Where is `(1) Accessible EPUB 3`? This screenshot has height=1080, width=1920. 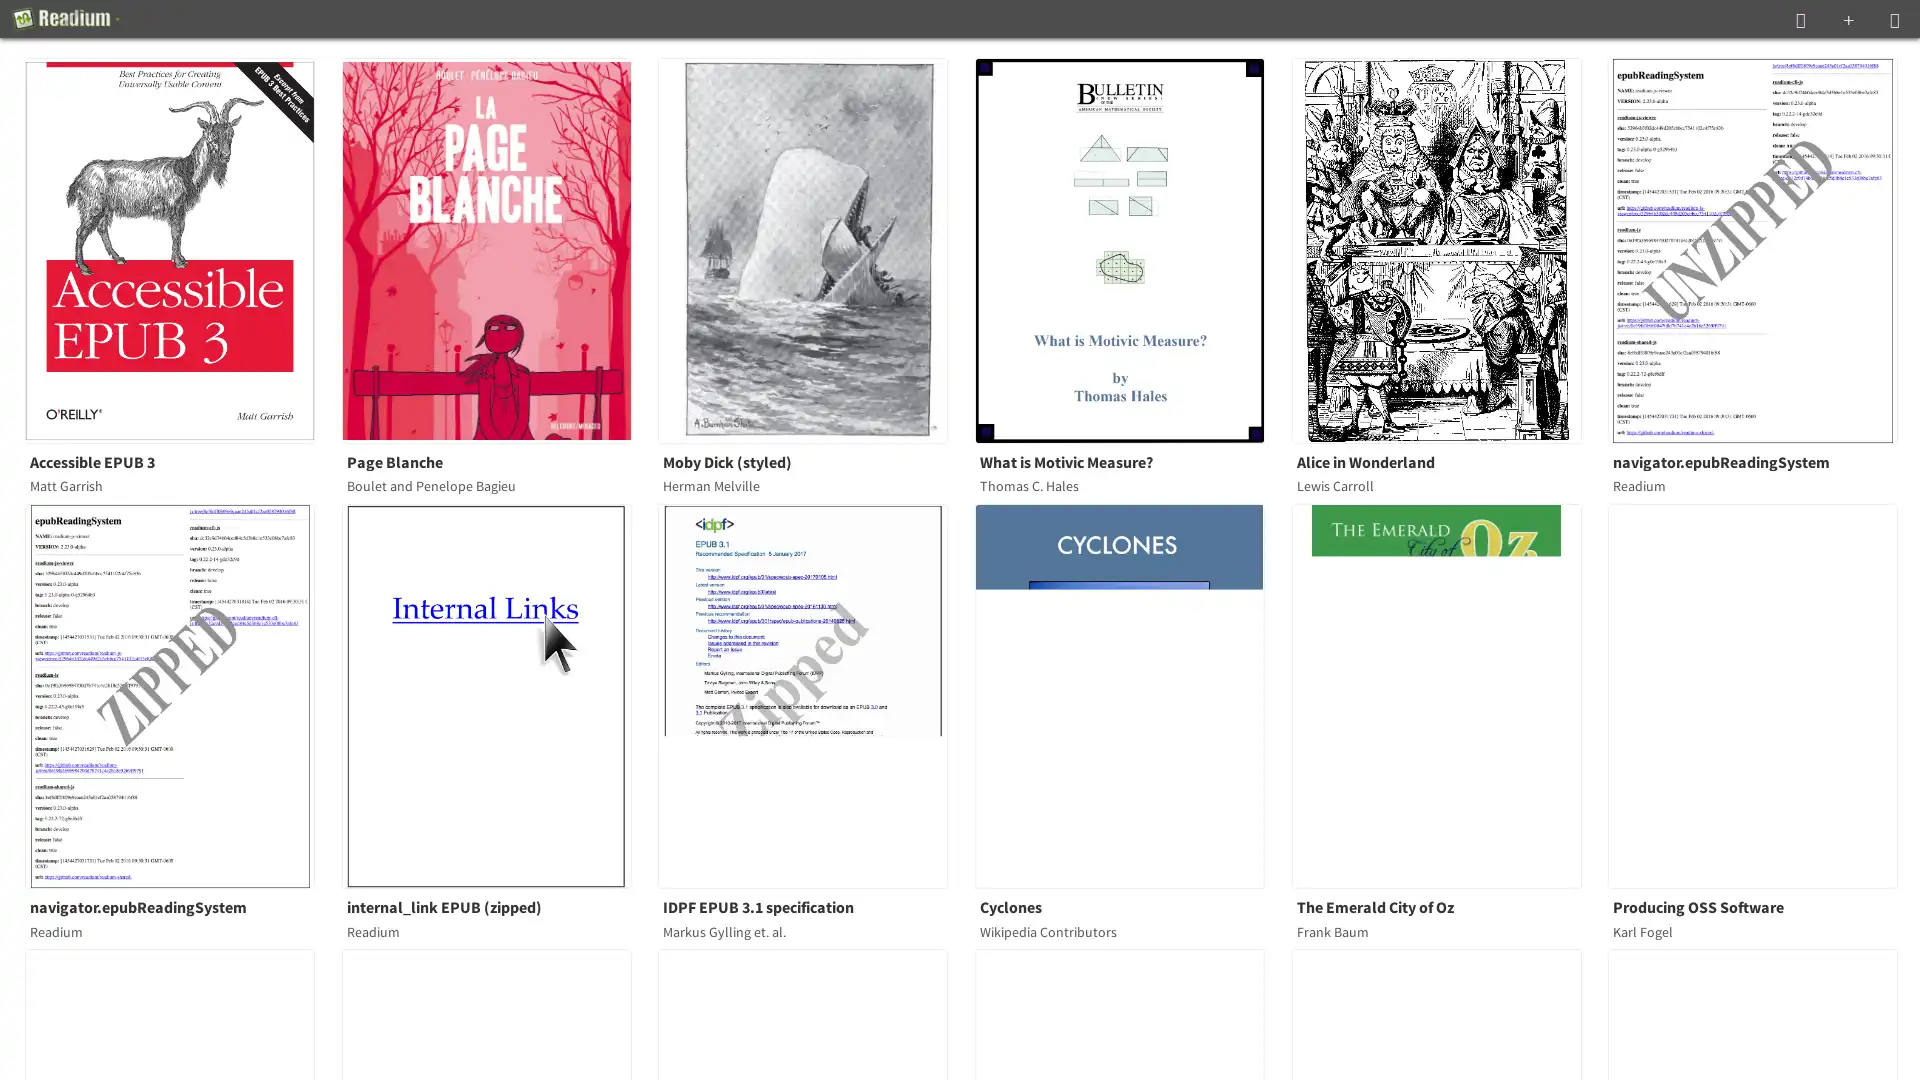
(1) Accessible EPUB 3 is located at coordinates (182, 249).